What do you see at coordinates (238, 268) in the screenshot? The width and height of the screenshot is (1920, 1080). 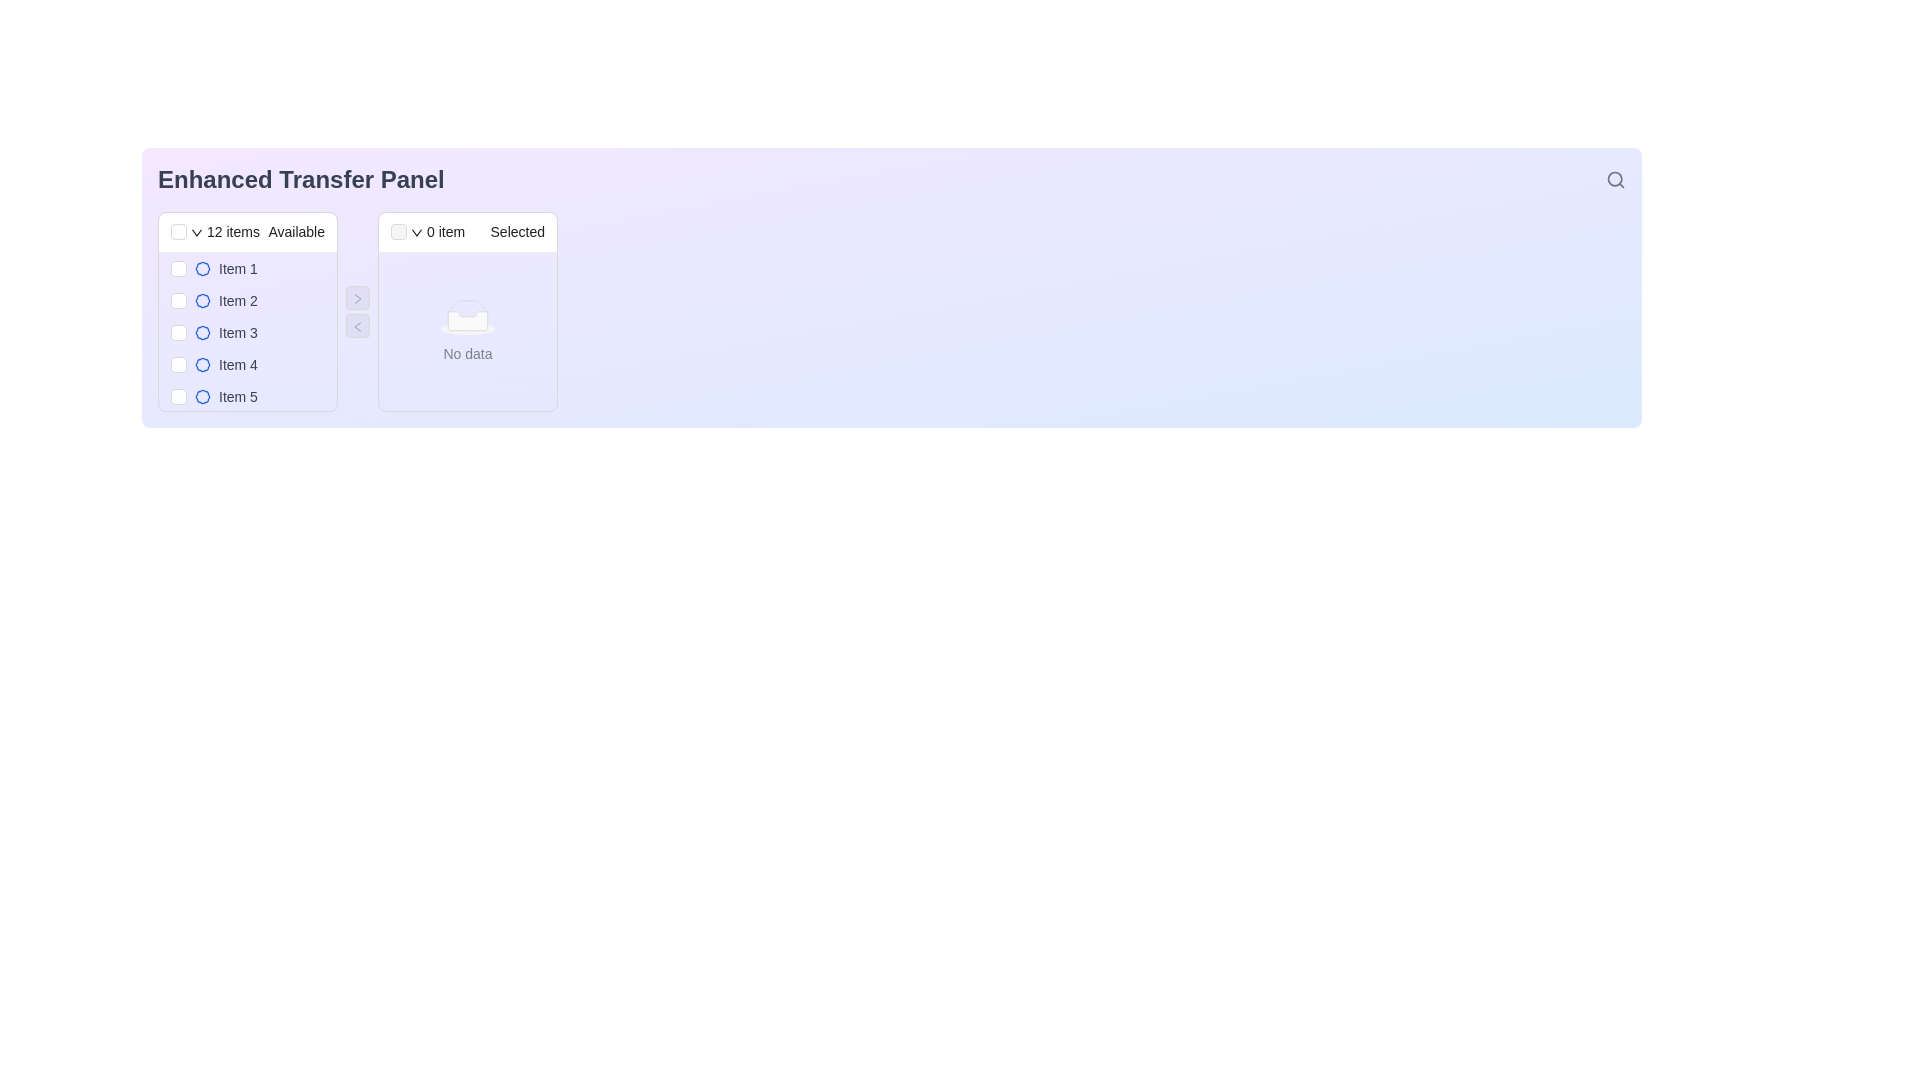 I see `the text label 'Item 1' which is styled in gray and located in the first row of the interactive list of selectable items` at bounding box center [238, 268].